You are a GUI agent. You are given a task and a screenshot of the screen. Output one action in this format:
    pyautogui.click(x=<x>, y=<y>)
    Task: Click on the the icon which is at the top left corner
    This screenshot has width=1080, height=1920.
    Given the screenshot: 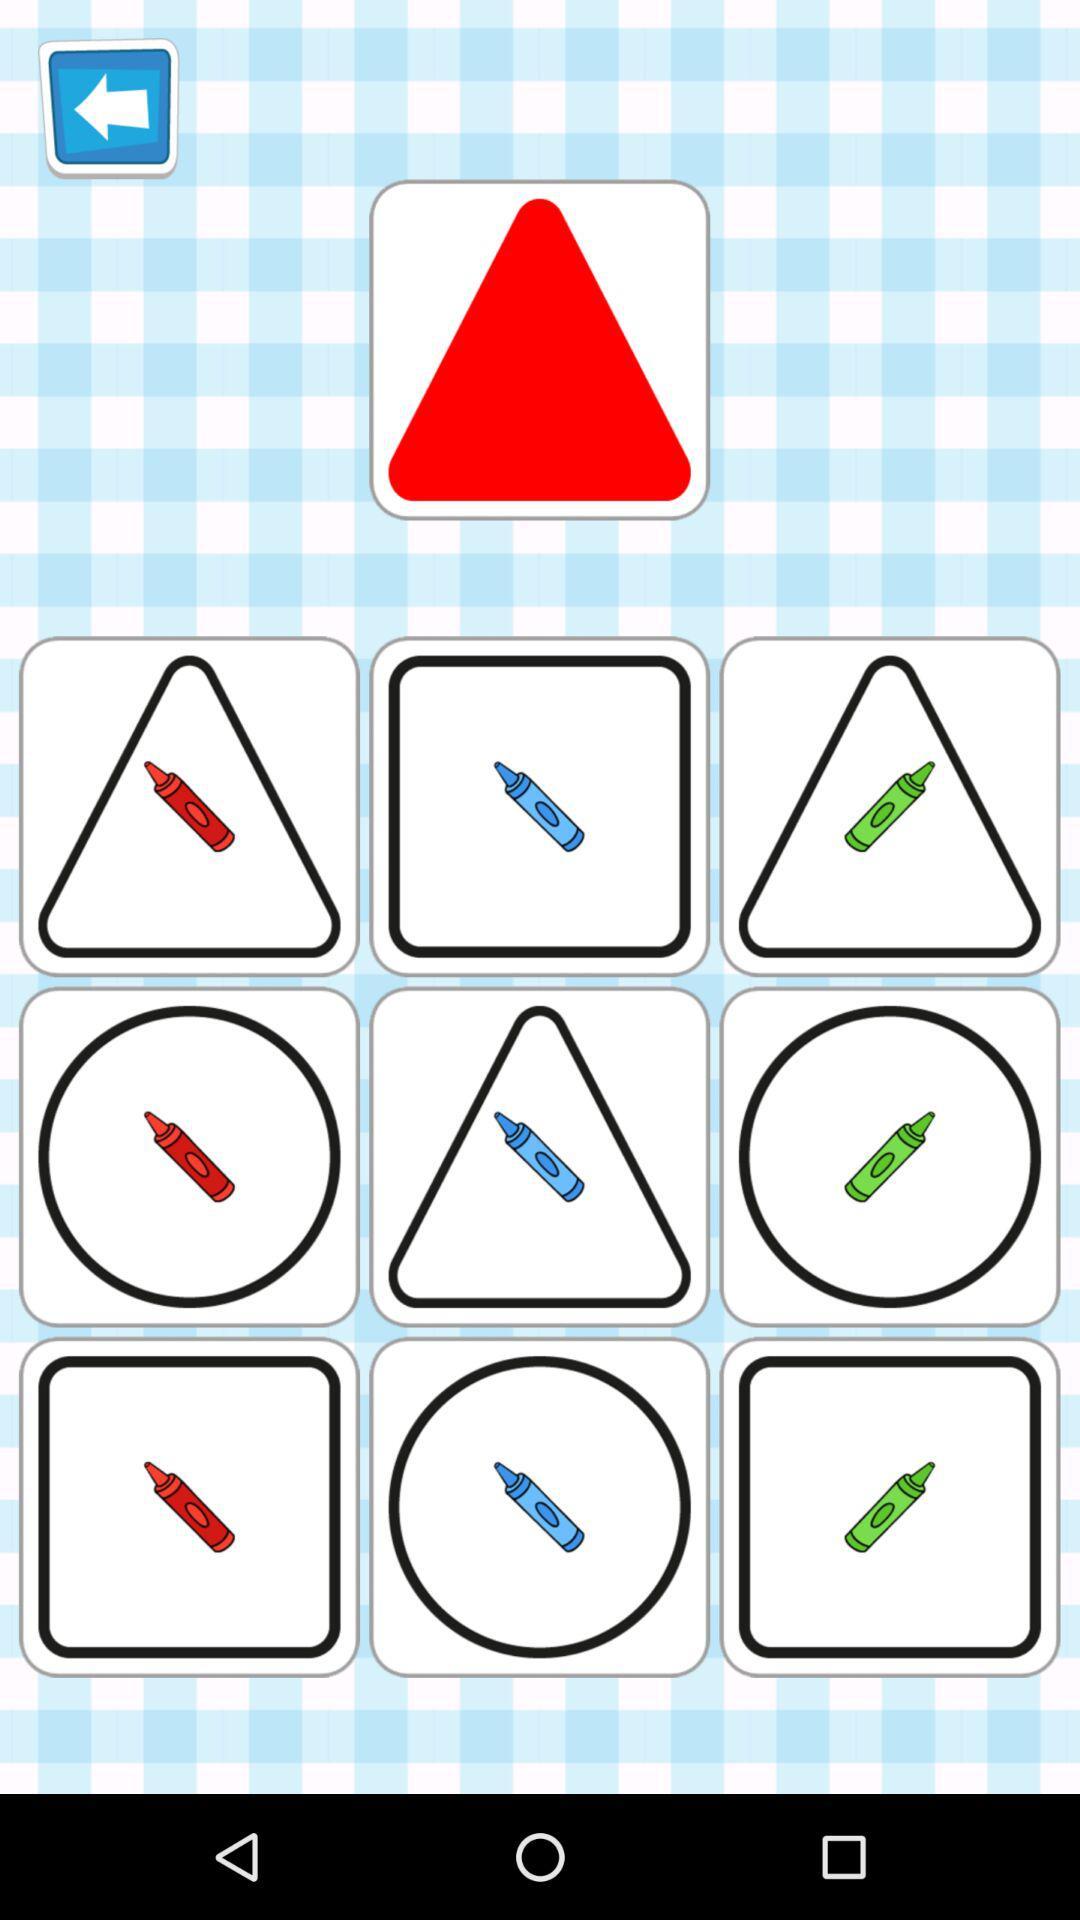 What is the action you would take?
    pyautogui.click(x=108, y=107)
    